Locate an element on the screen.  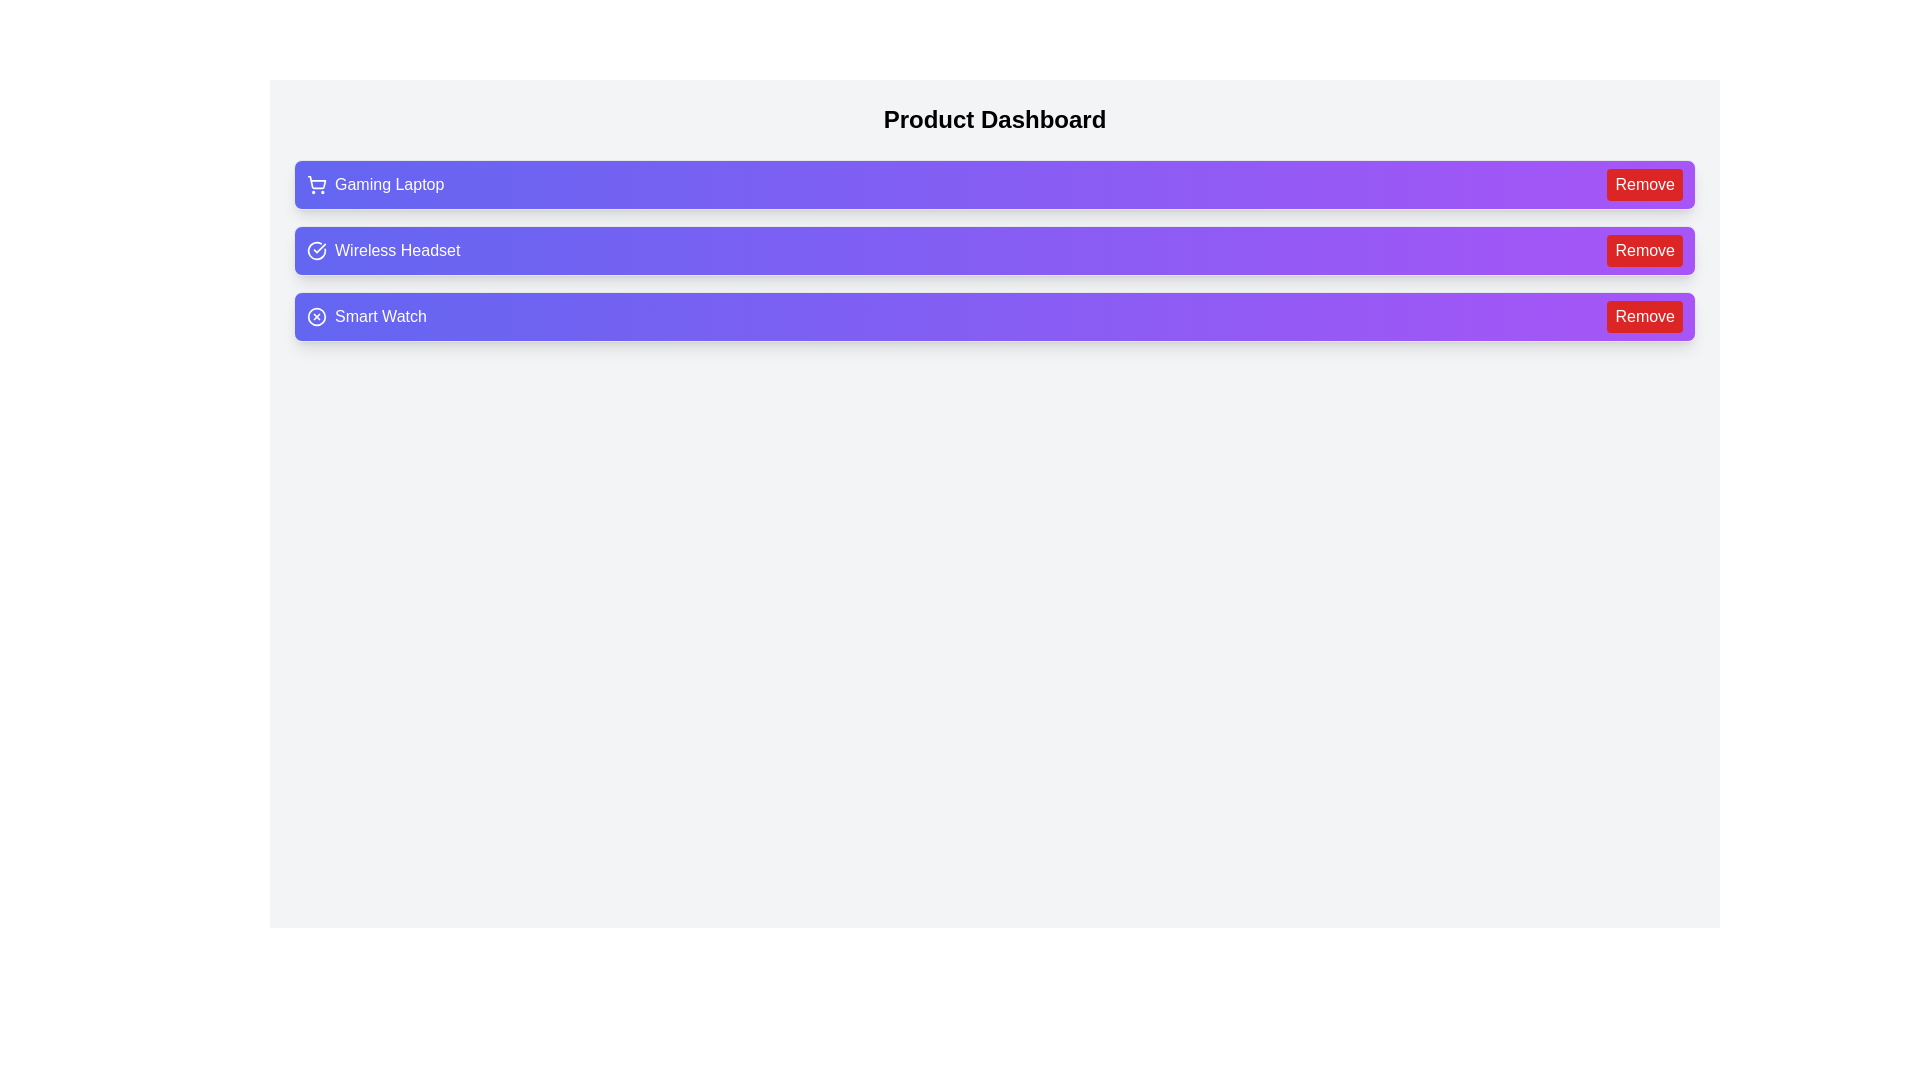
'Remove' button for the product labeled Wireless Headset is located at coordinates (1645, 249).